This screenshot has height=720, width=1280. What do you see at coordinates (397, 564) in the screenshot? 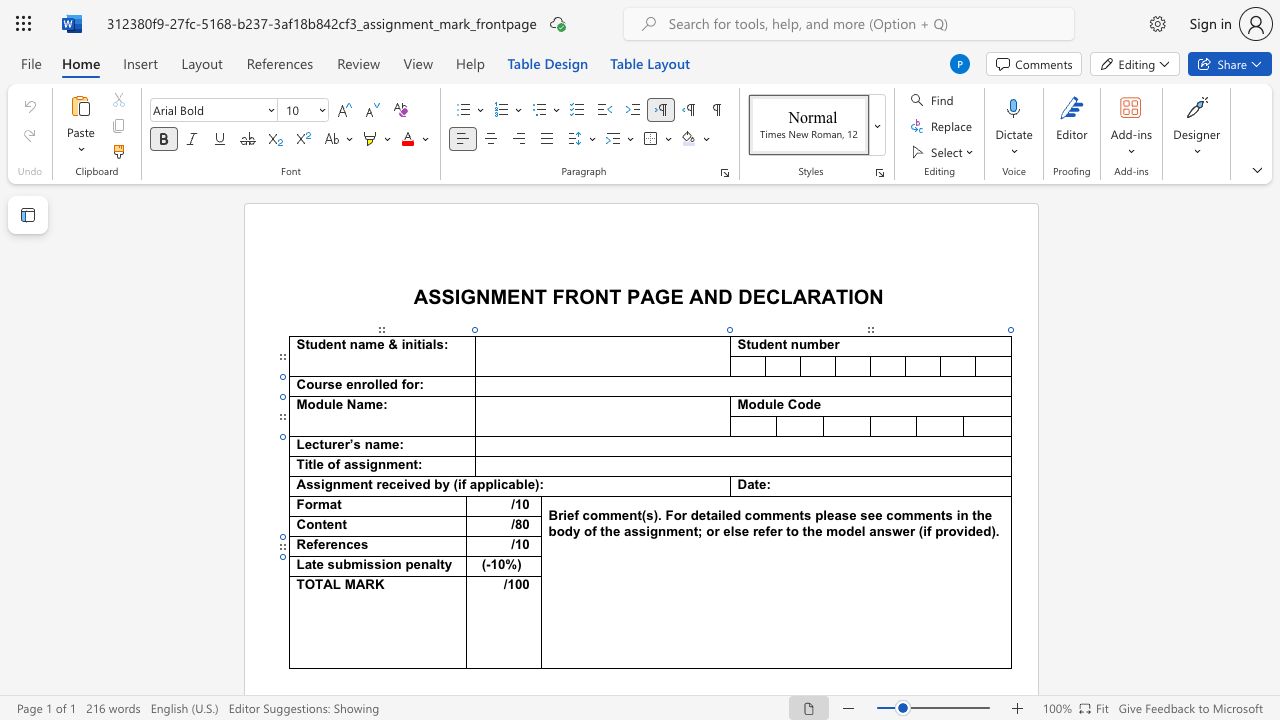
I see `the 1th character "n" in the text` at bounding box center [397, 564].